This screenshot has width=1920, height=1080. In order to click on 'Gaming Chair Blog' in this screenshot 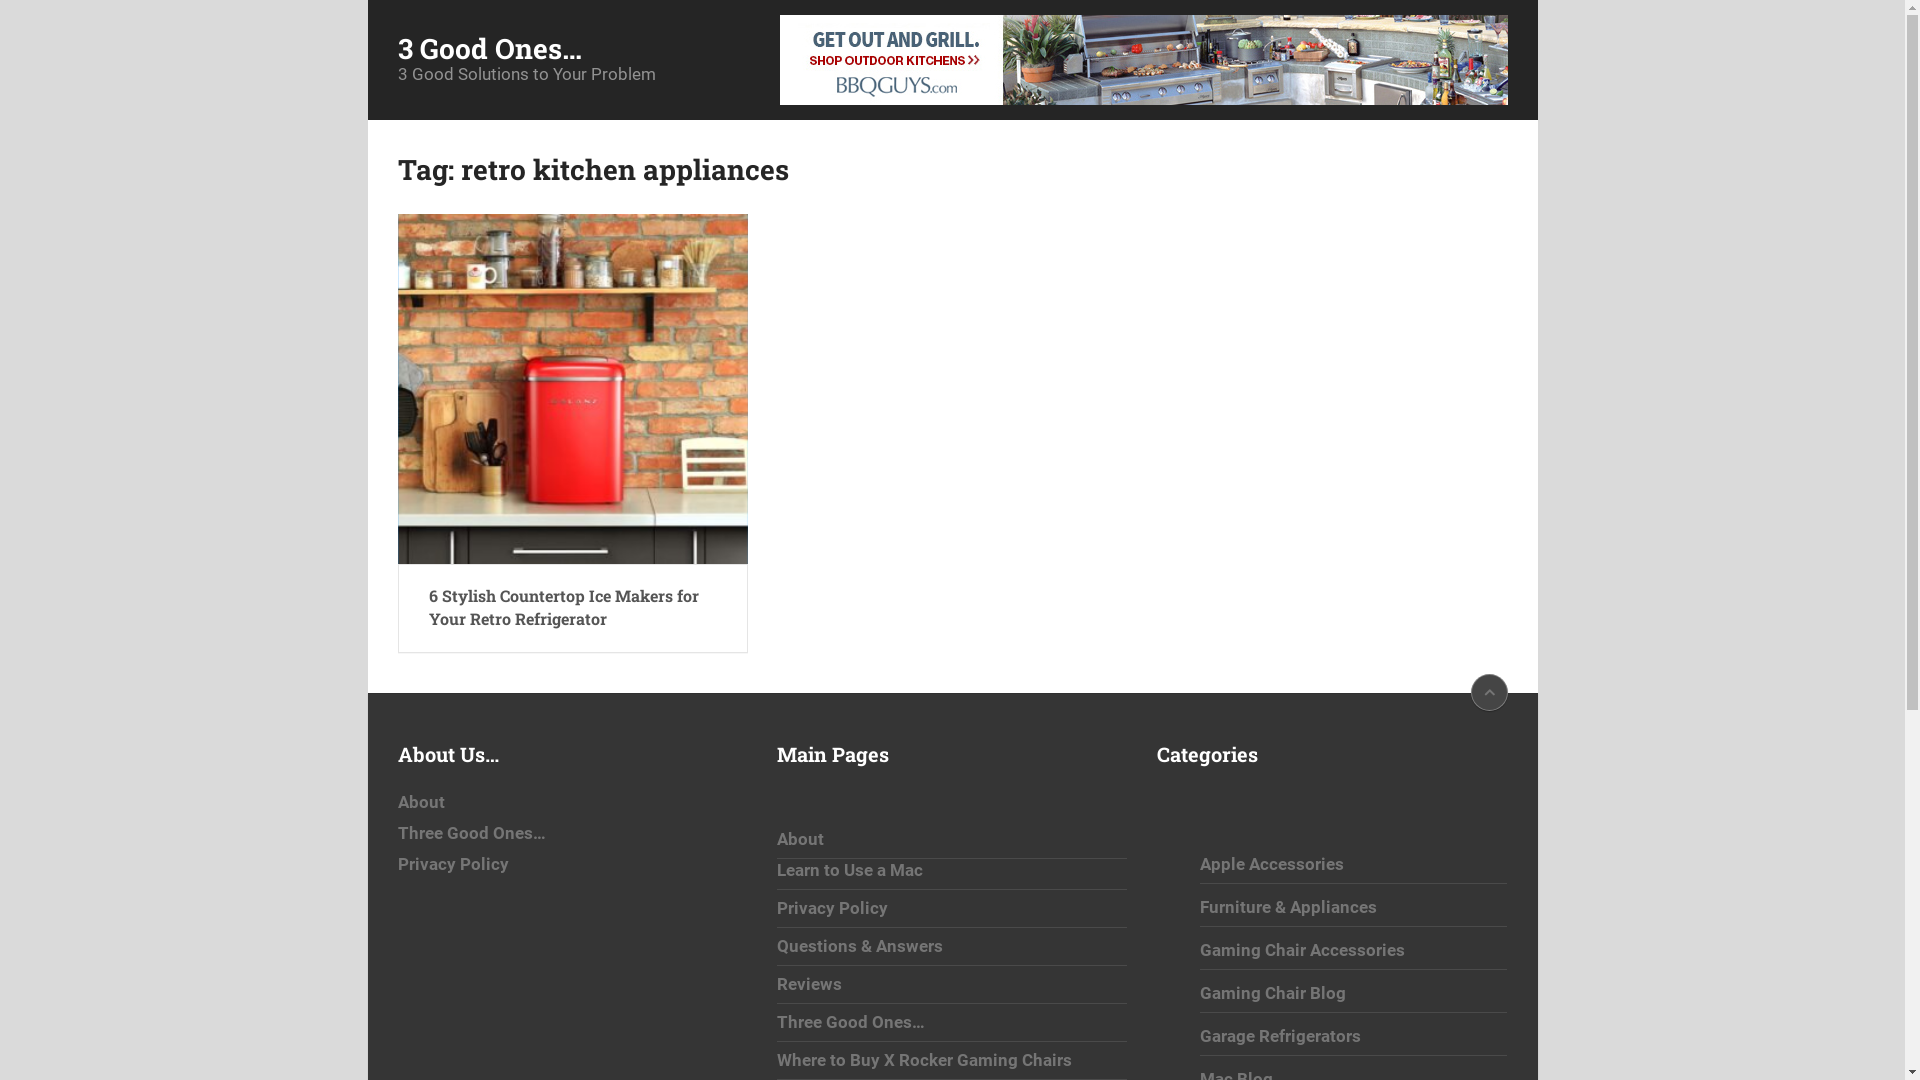, I will do `click(1271, 992)`.